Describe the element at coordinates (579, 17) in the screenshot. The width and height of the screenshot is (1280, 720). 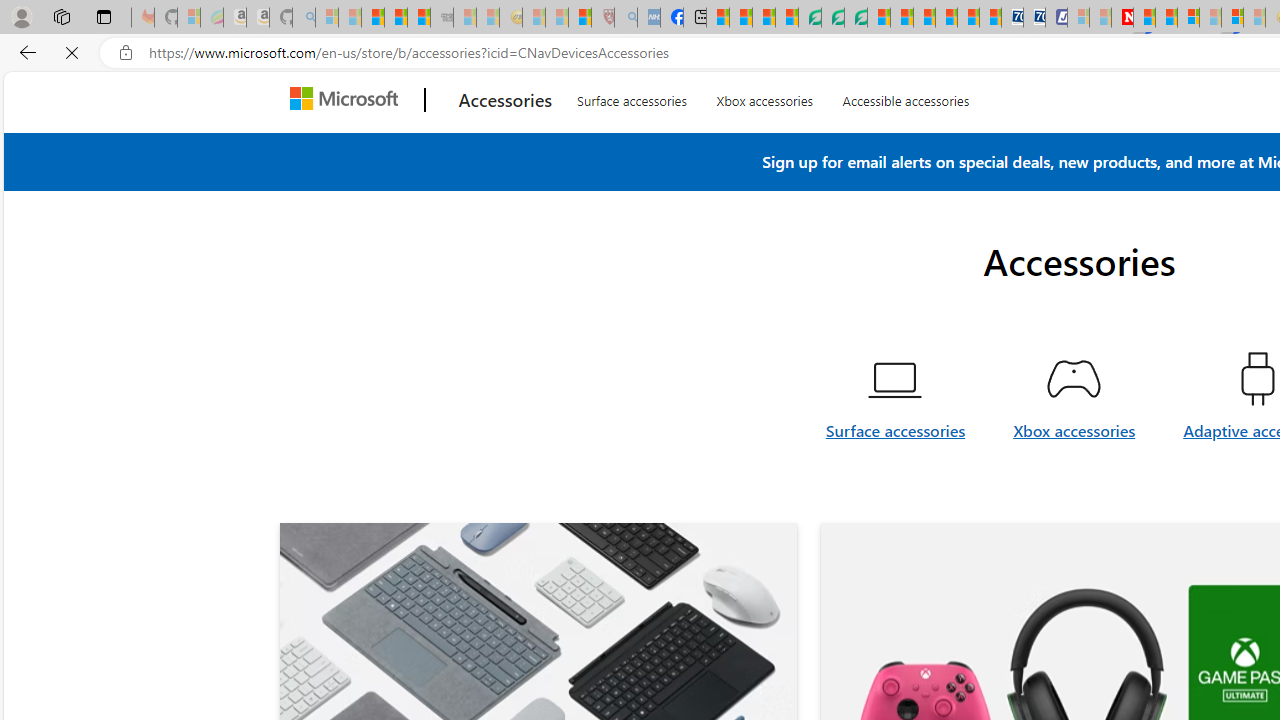
I see `'Local - MSN'` at that location.